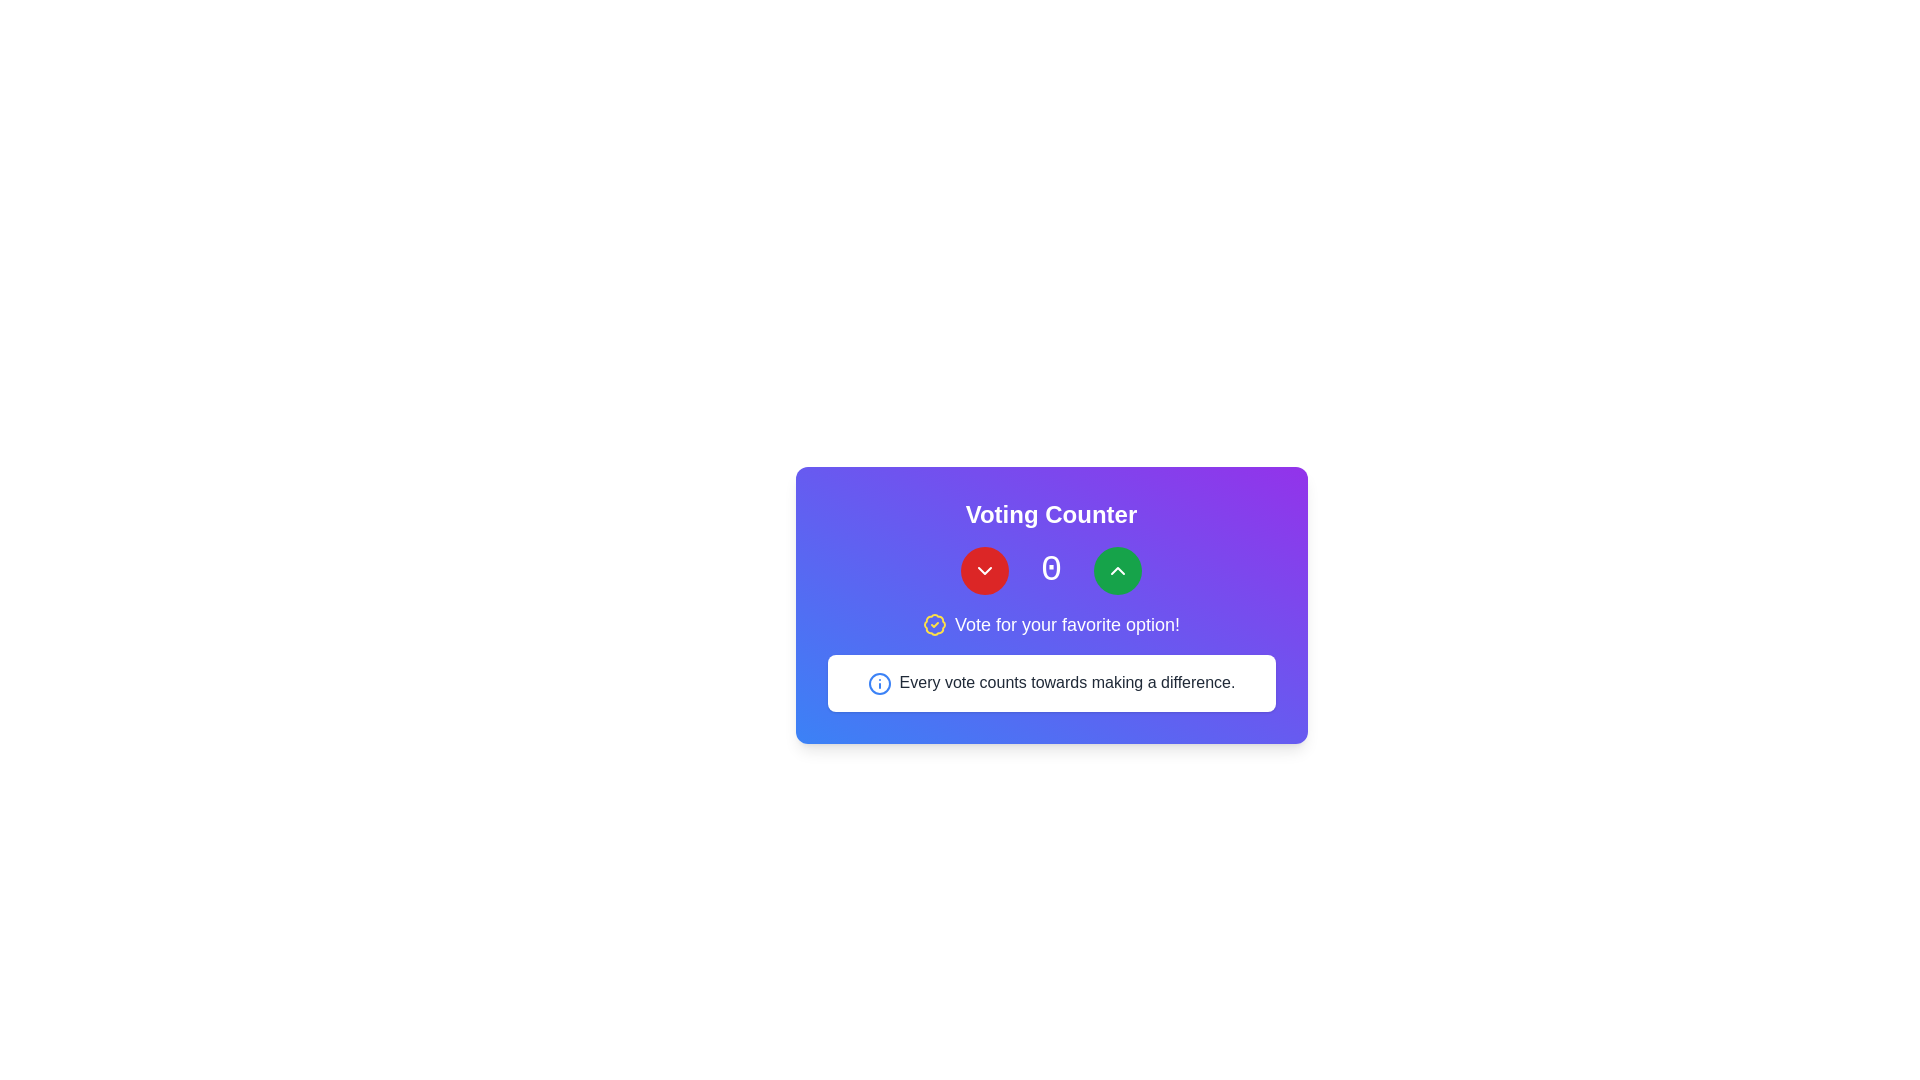 Image resolution: width=1920 pixels, height=1080 pixels. What do you see at coordinates (1050, 570) in the screenshot?
I see `the central numeric display of the voting component that shows the current tally or score, located between the interactive buttons and beneath 'Voting Counter'` at bounding box center [1050, 570].